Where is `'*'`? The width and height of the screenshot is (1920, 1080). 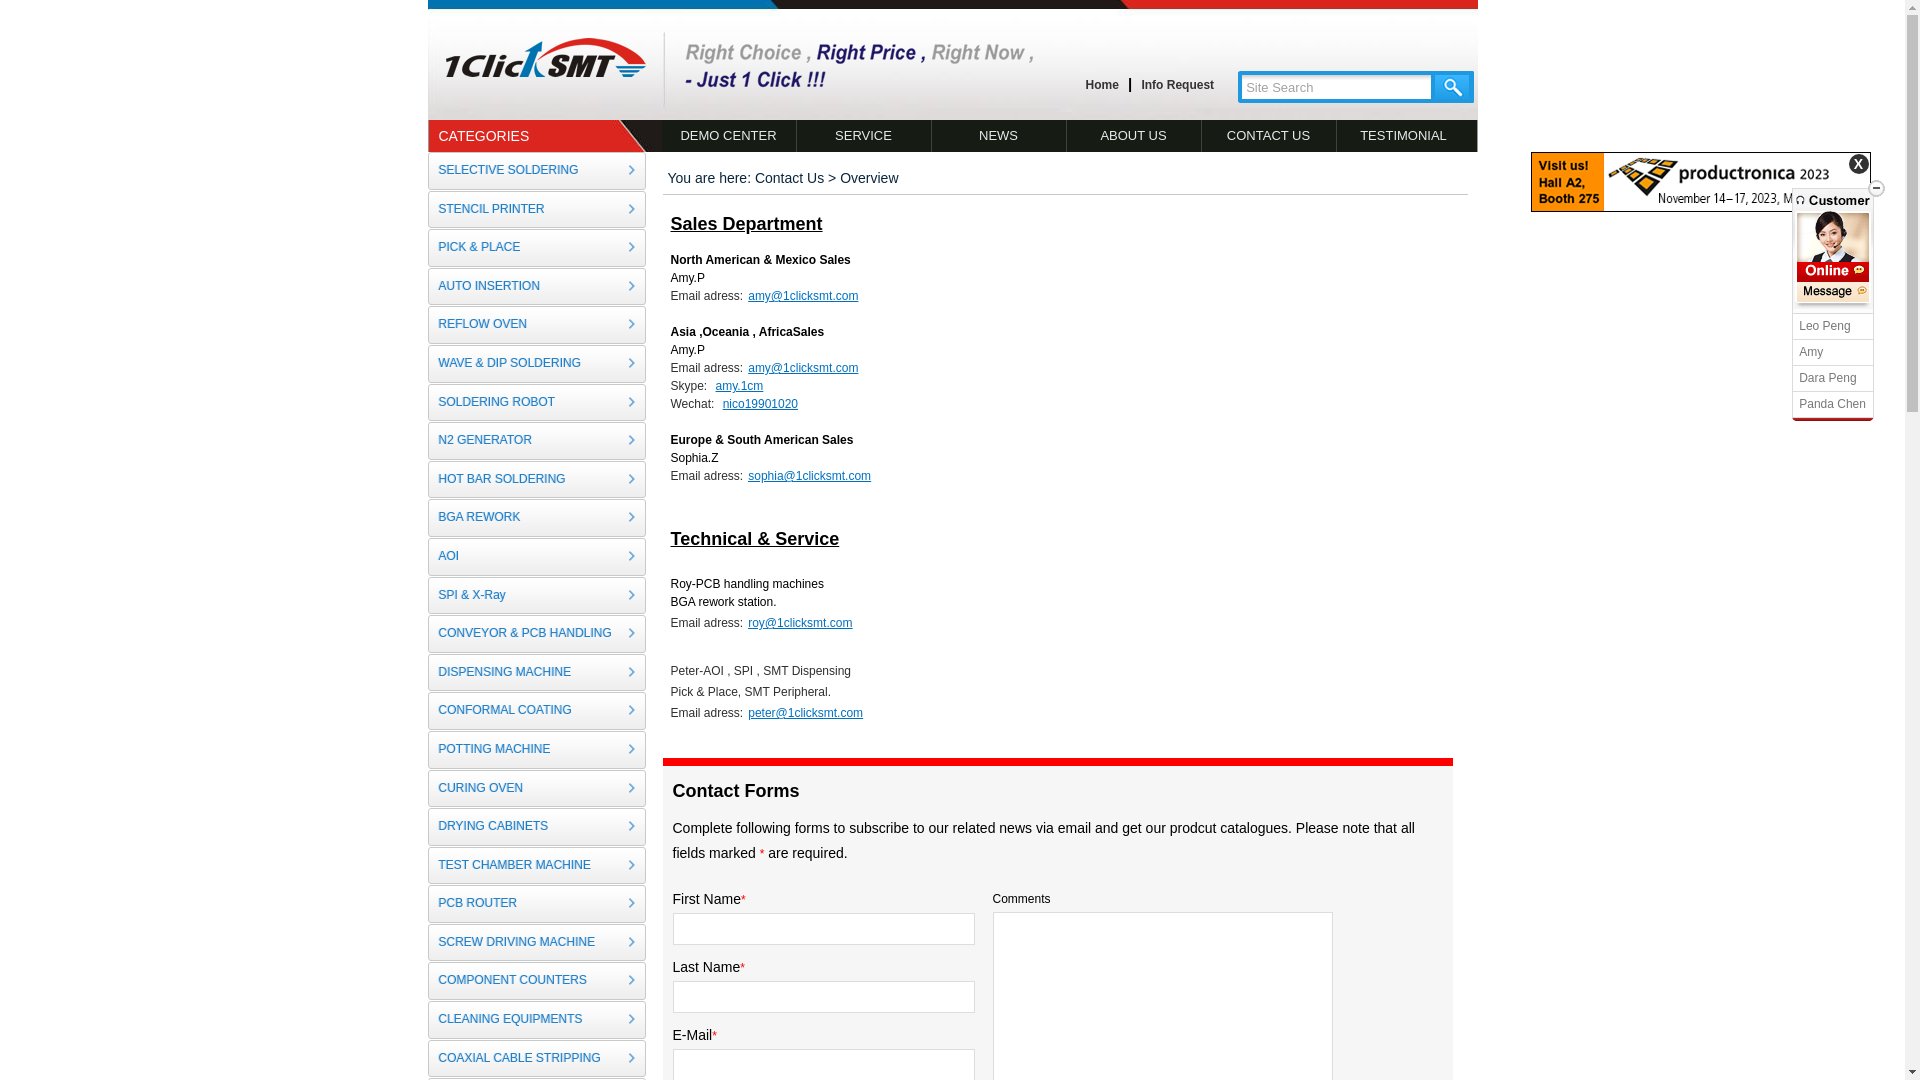
'*' is located at coordinates (741, 967).